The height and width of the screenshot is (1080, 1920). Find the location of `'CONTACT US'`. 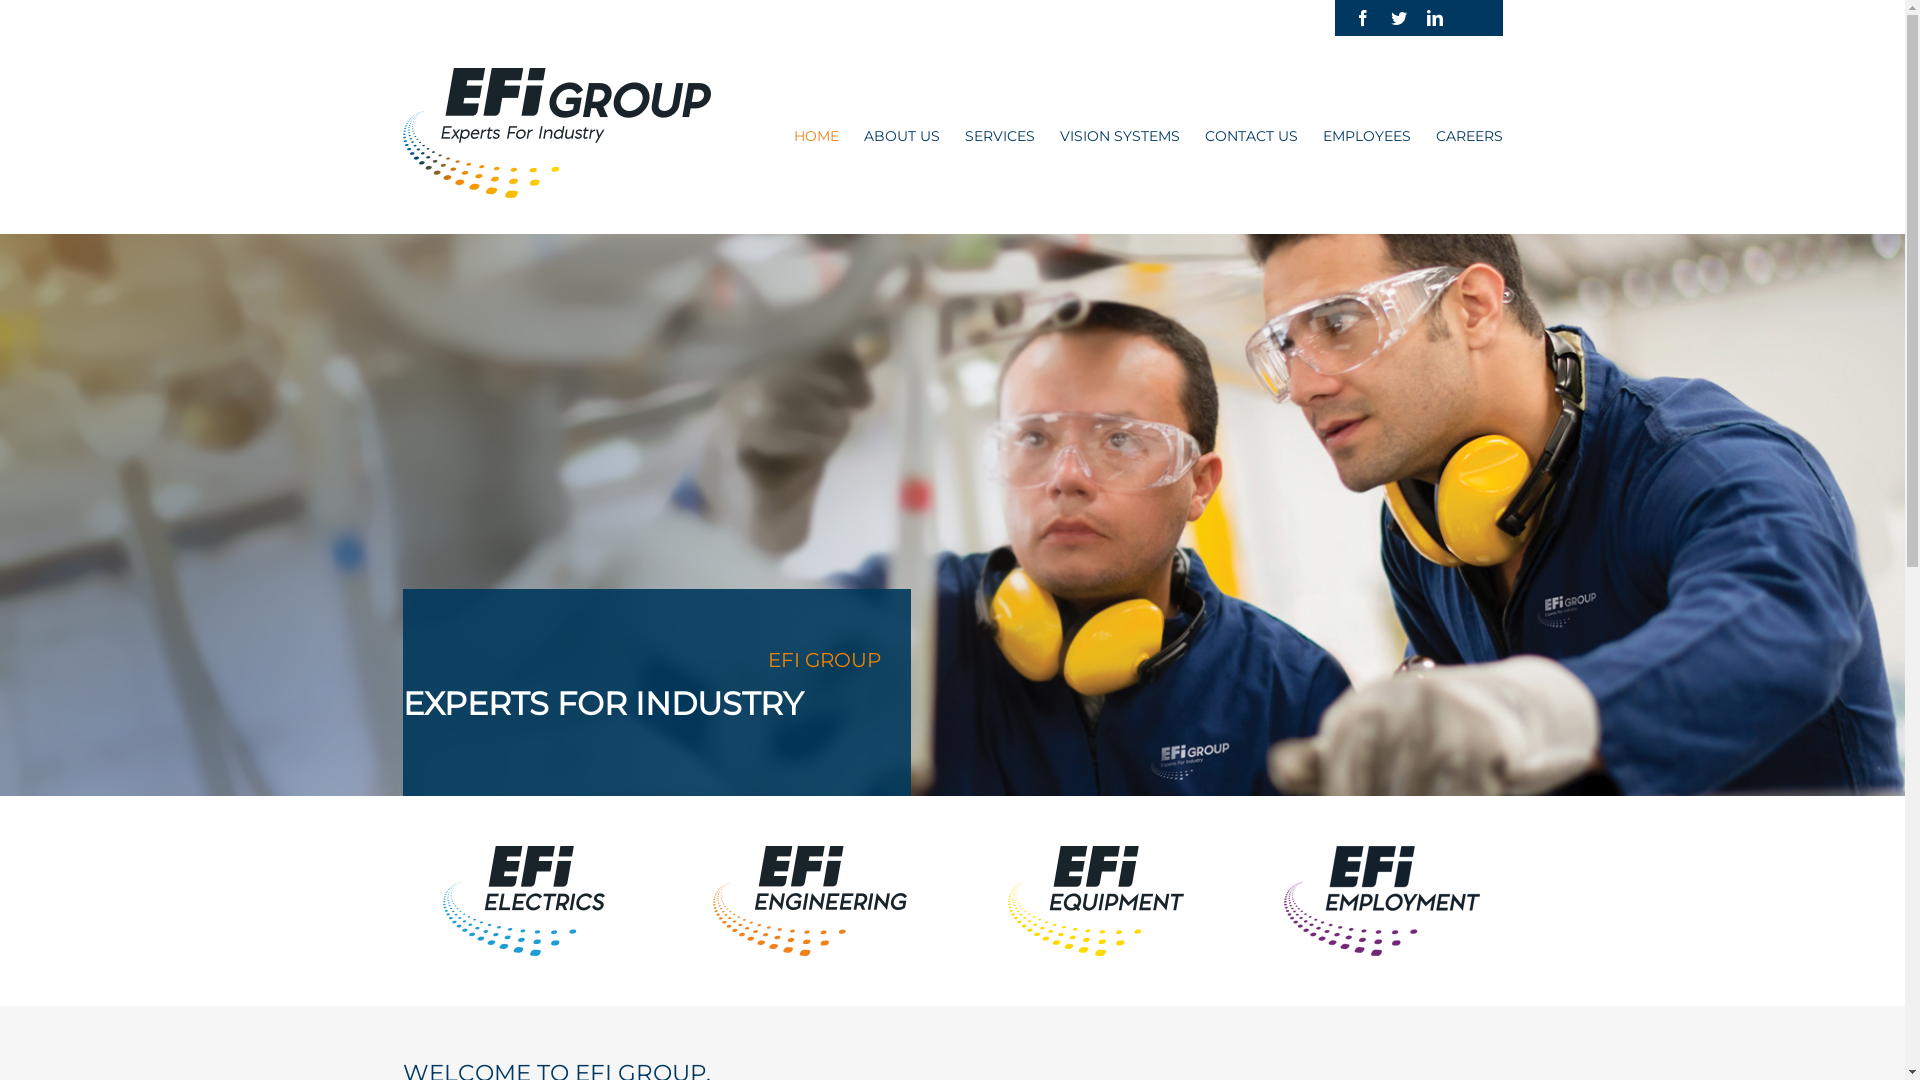

'CONTACT US' is located at coordinates (1249, 135).